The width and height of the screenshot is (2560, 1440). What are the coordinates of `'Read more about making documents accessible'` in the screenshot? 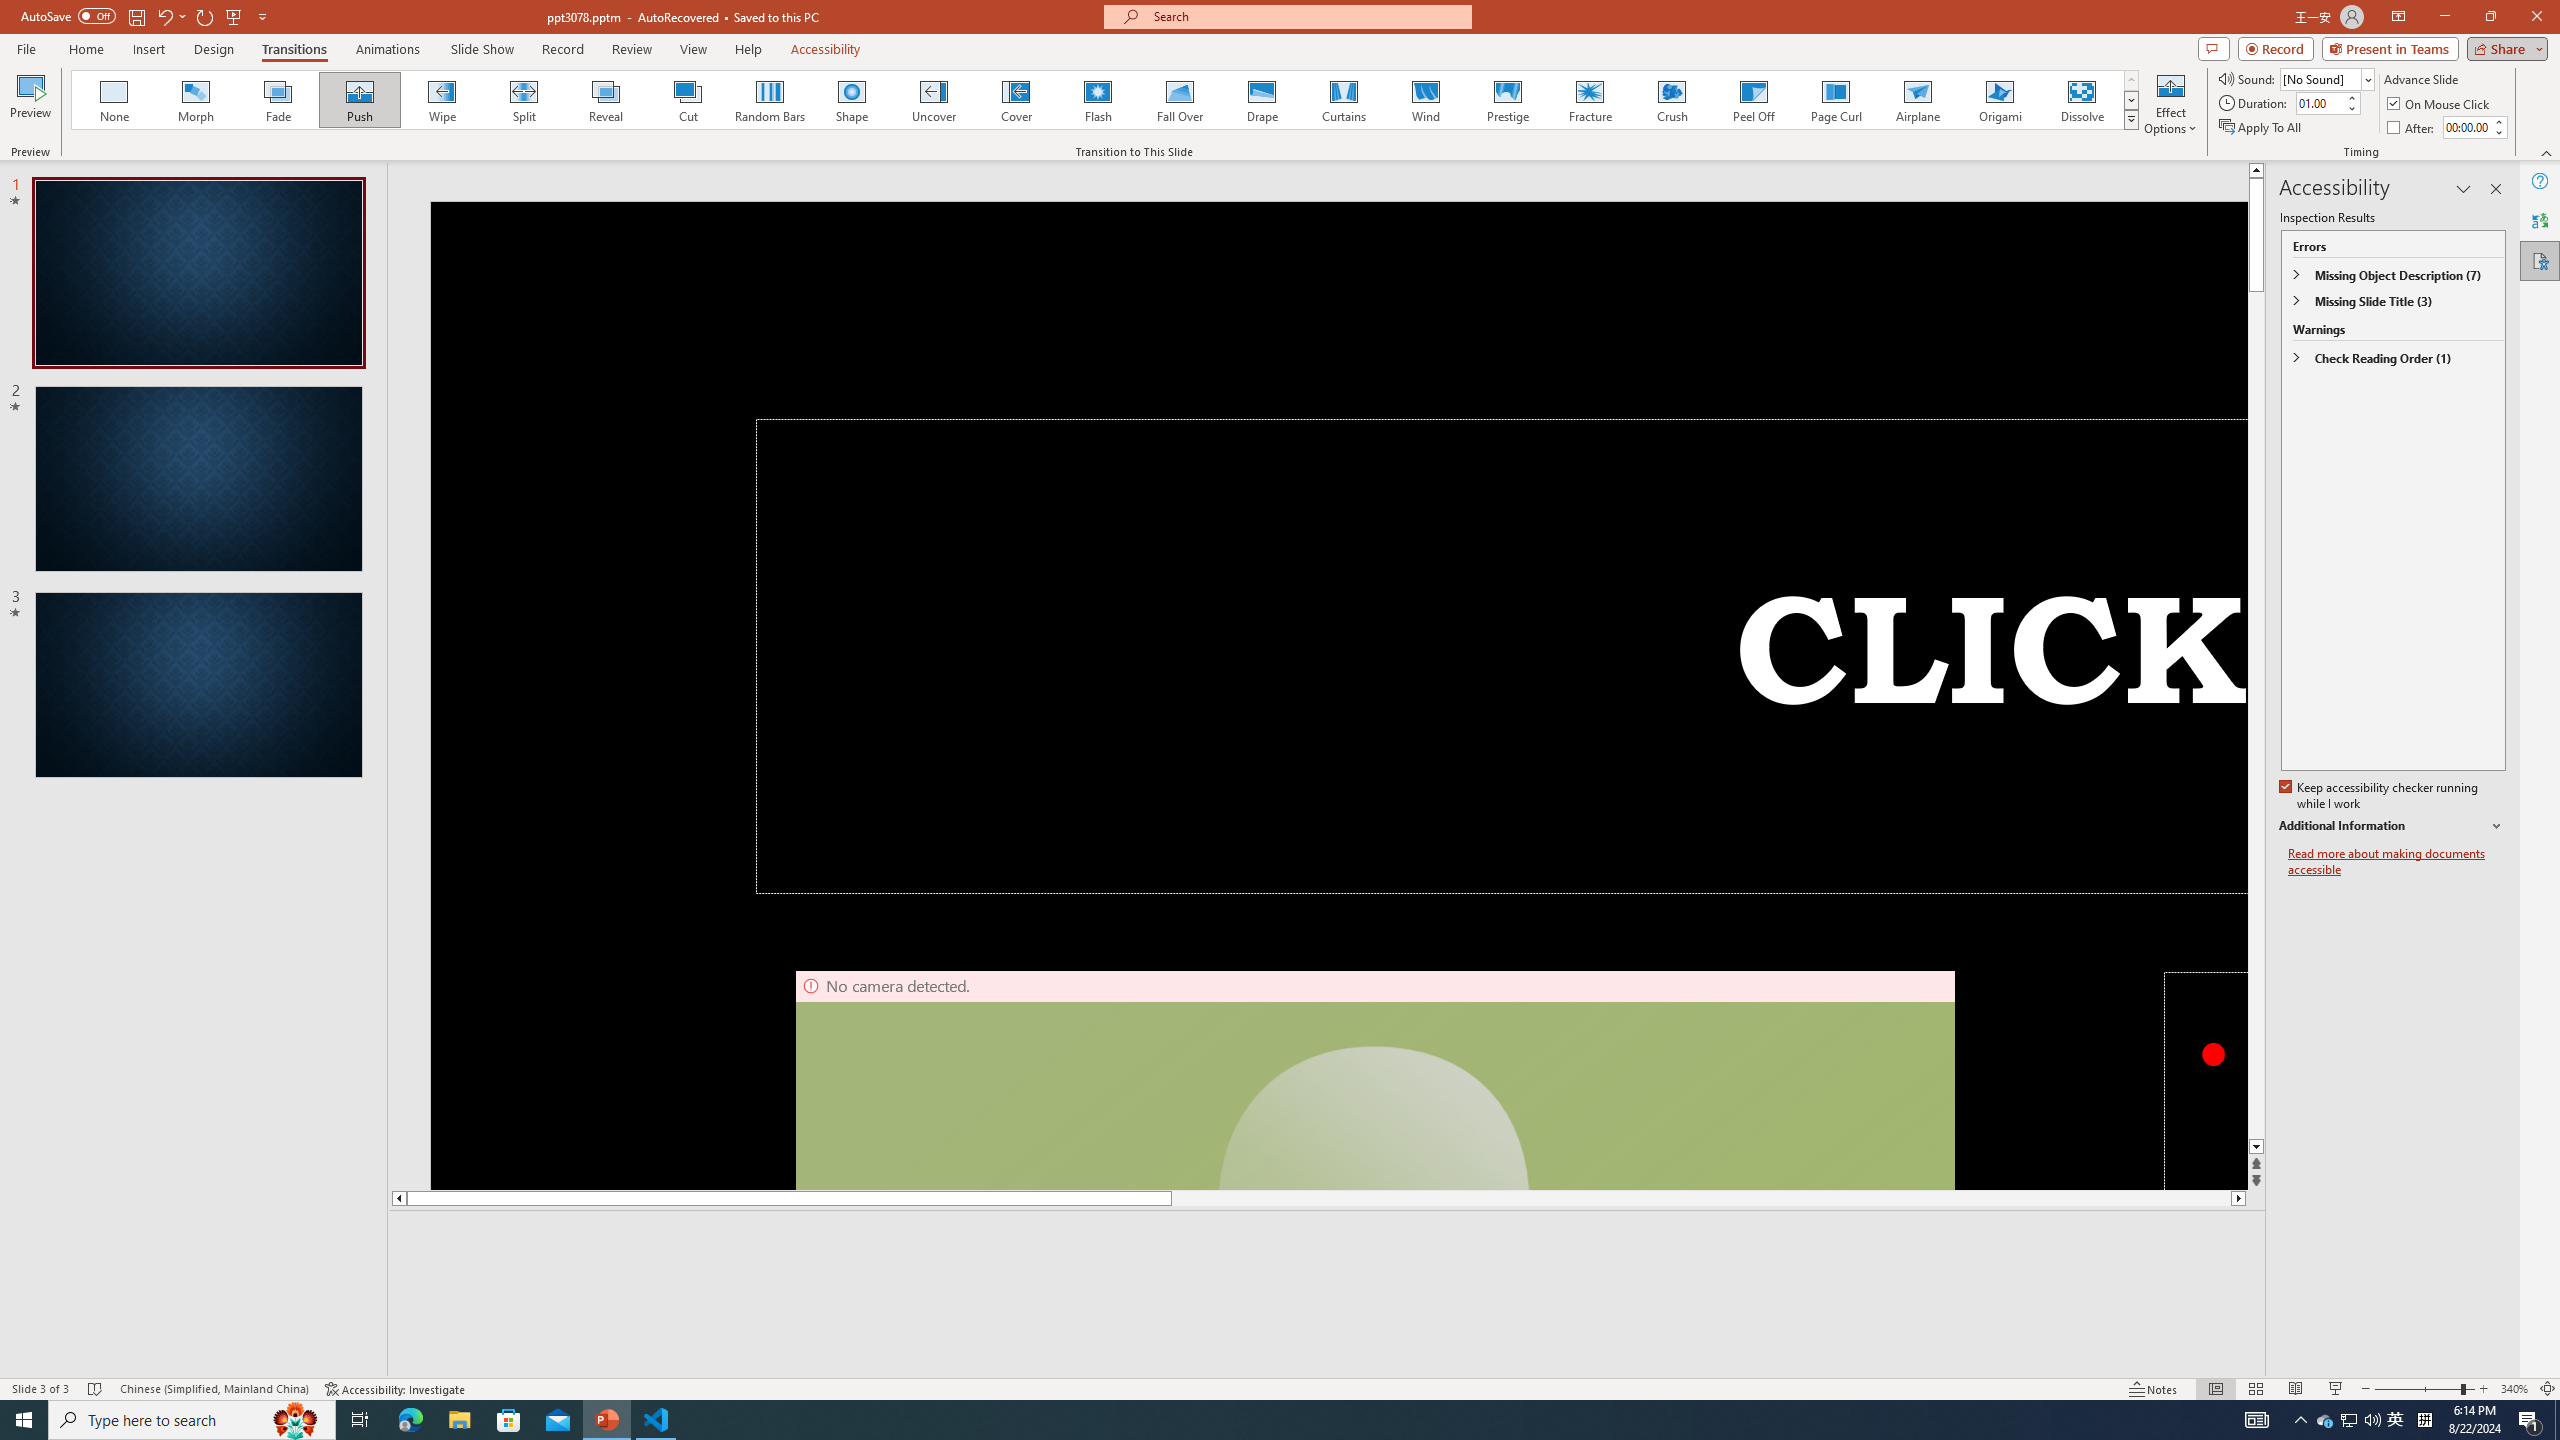 It's located at (2396, 861).